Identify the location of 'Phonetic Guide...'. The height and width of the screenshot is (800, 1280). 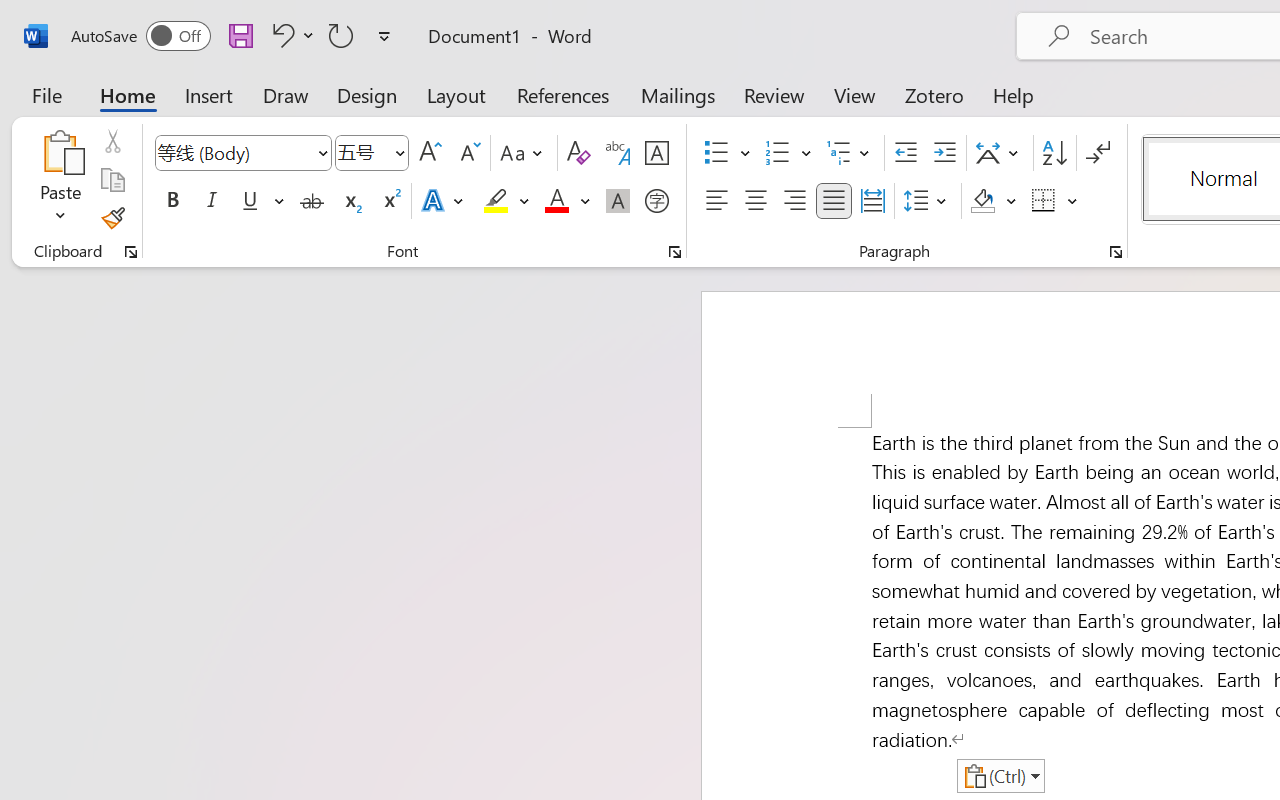
(617, 153).